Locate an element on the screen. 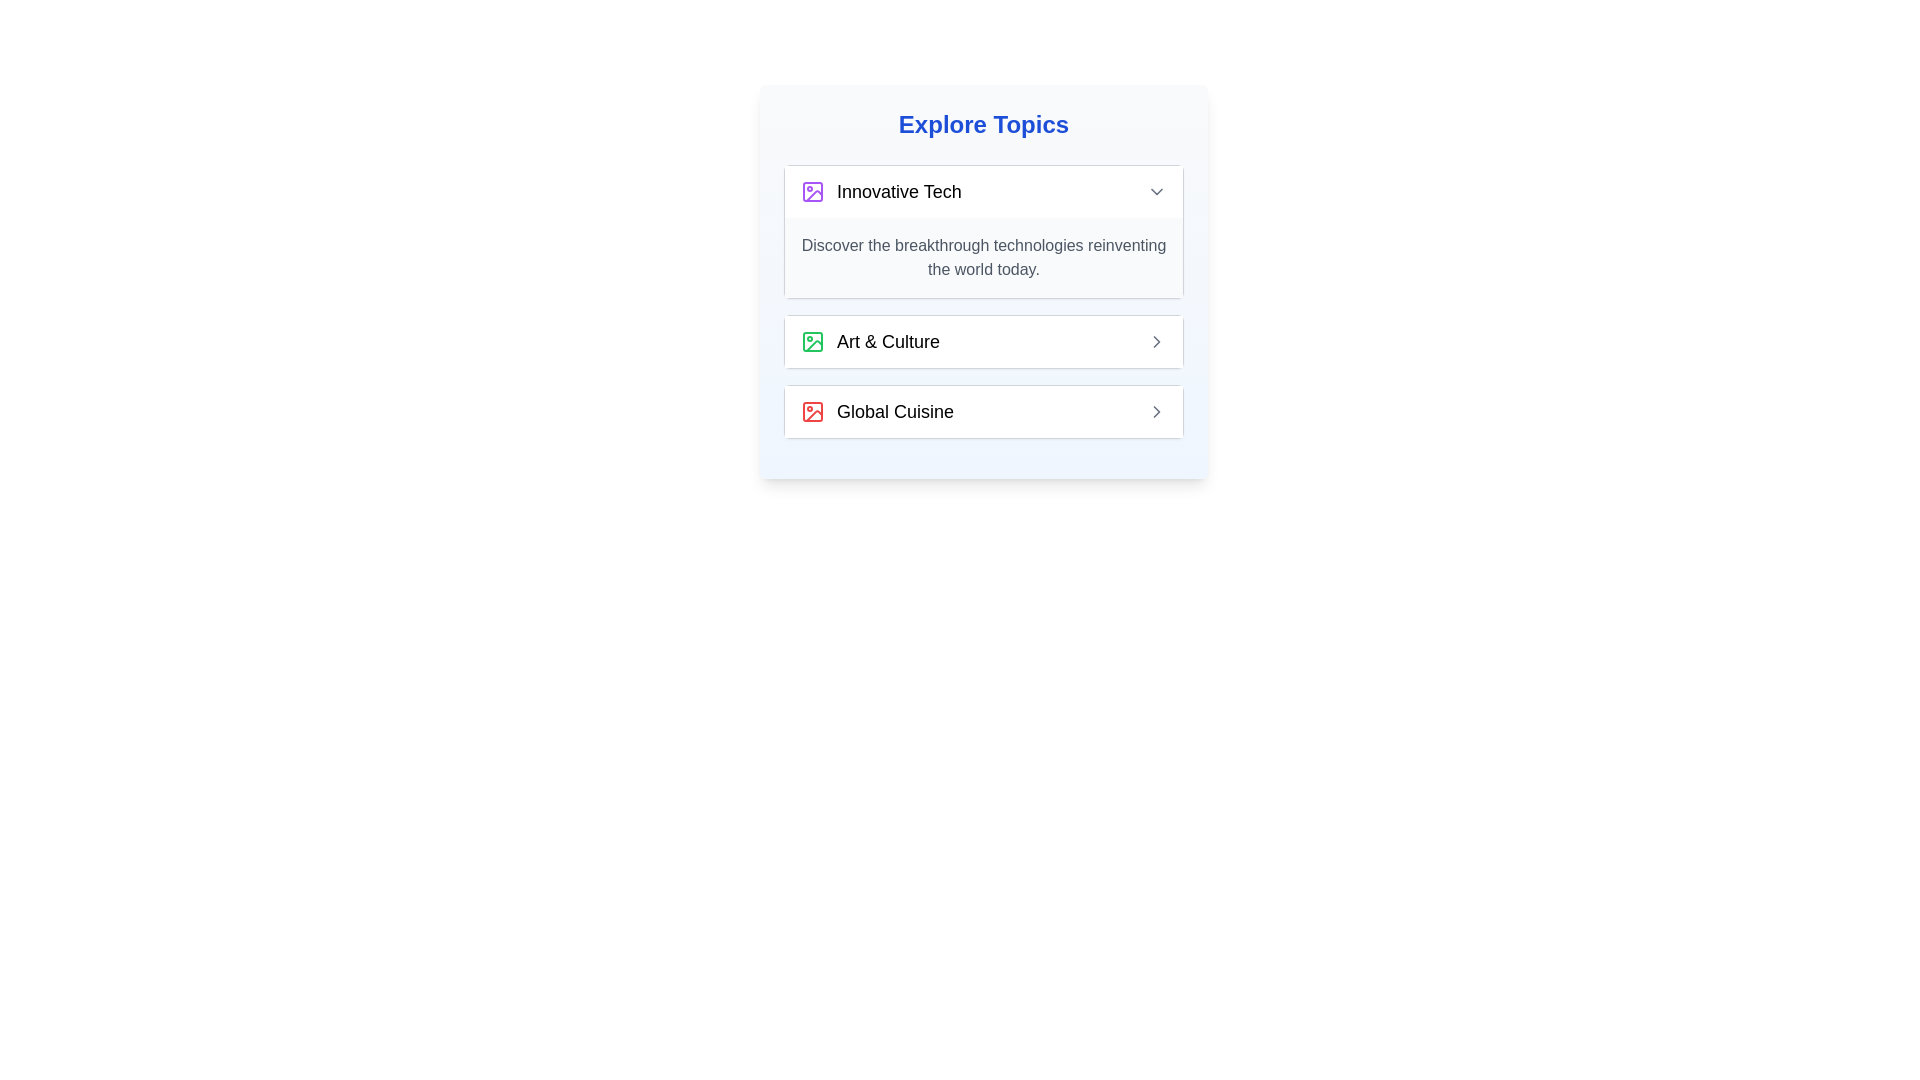 Image resolution: width=1920 pixels, height=1080 pixels. informational text block located directly below the 'Innovative Tech' section header, which summarizes or introduces the section's focus is located at coordinates (983, 257).